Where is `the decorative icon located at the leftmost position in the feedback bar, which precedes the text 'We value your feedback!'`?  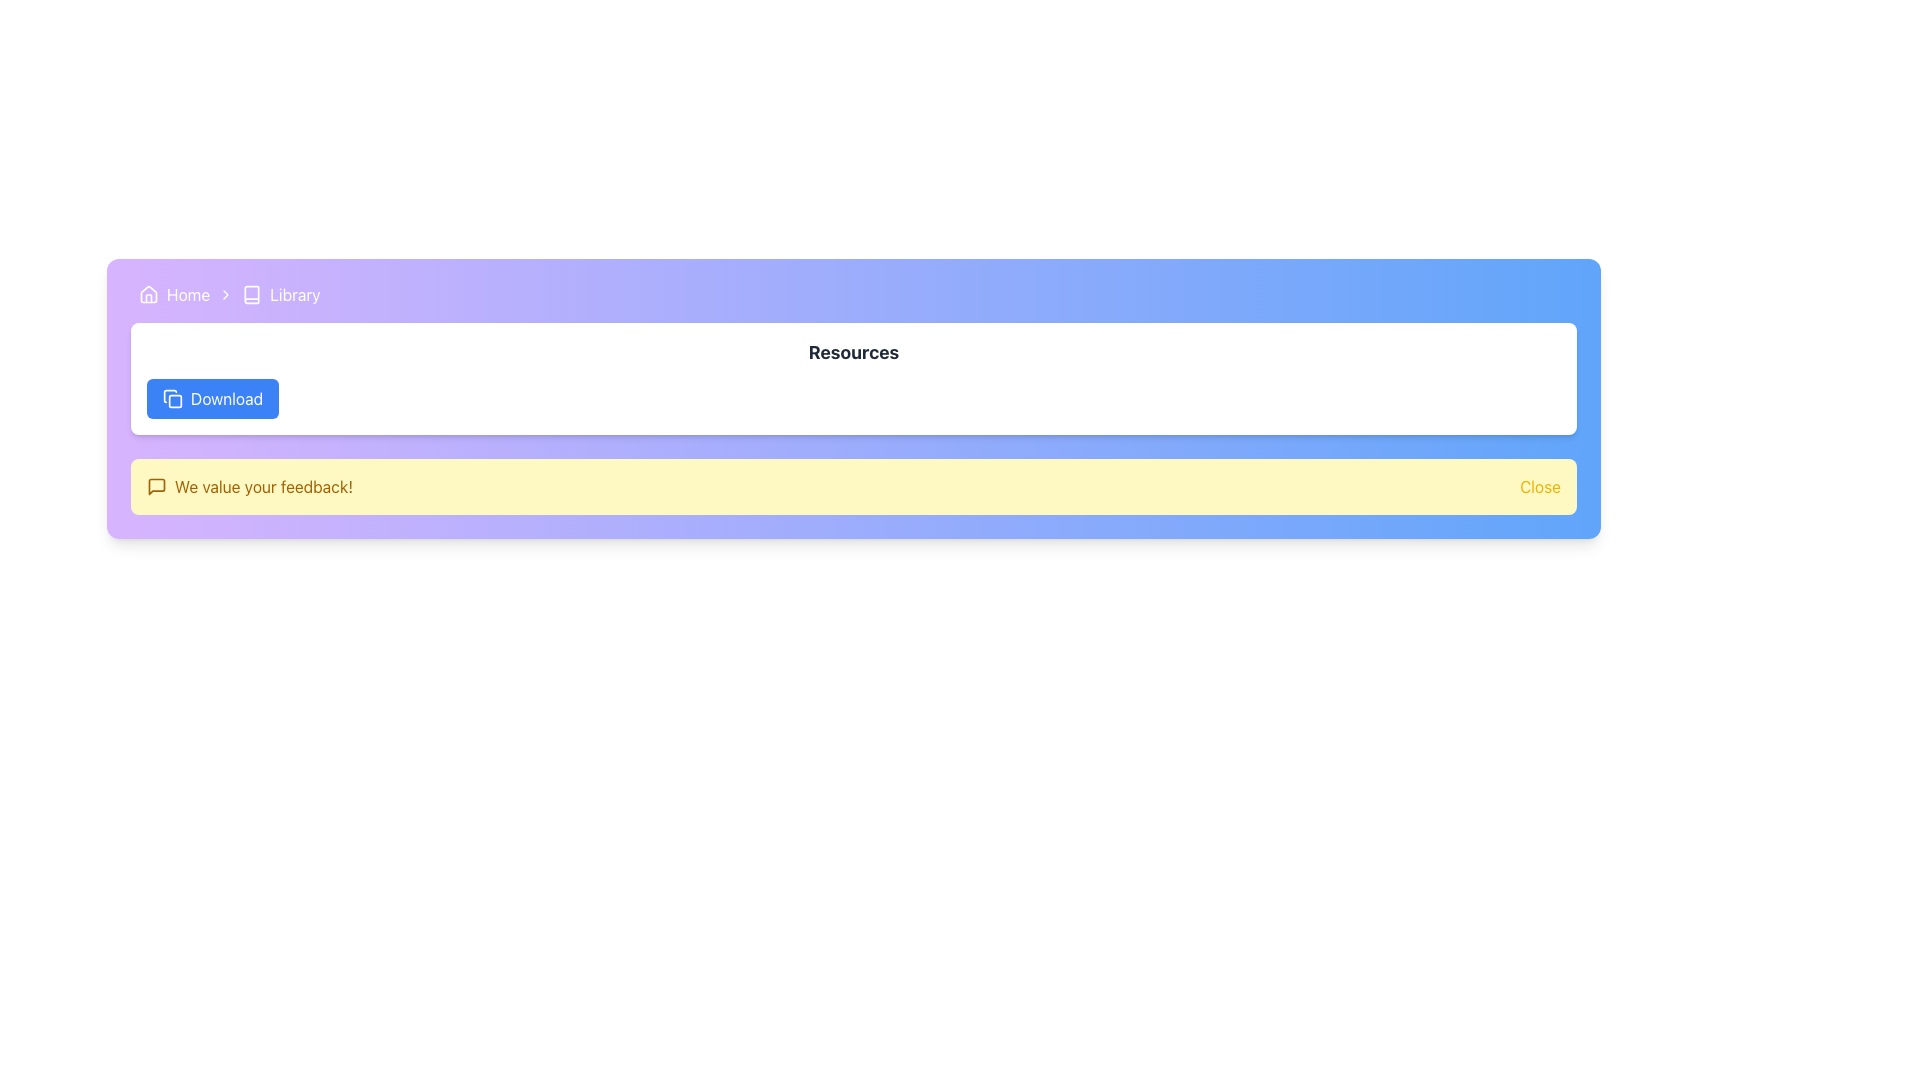 the decorative icon located at the leftmost position in the feedback bar, which precedes the text 'We value your feedback!' is located at coordinates (156, 486).